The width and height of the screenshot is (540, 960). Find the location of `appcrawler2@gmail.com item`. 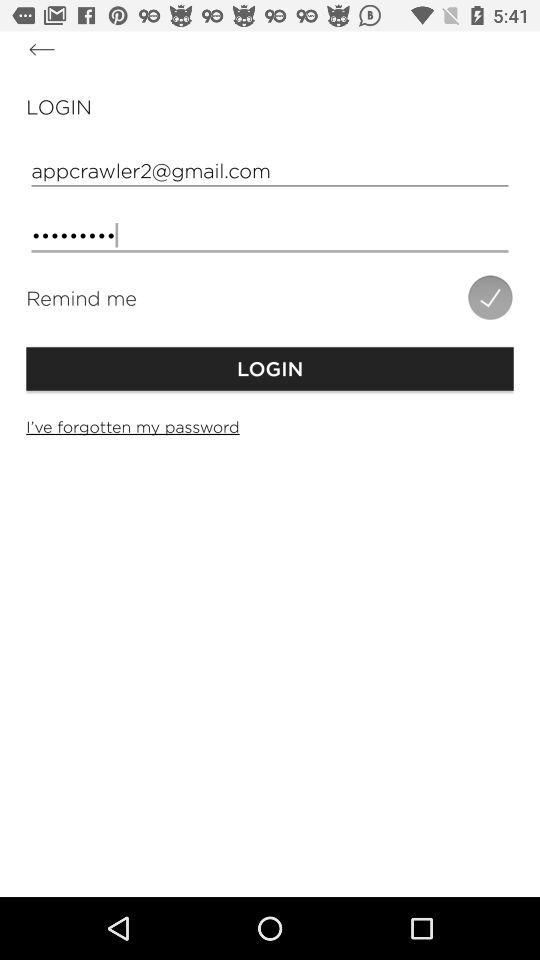

appcrawler2@gmail.com item is located at coordinates (270, 169).